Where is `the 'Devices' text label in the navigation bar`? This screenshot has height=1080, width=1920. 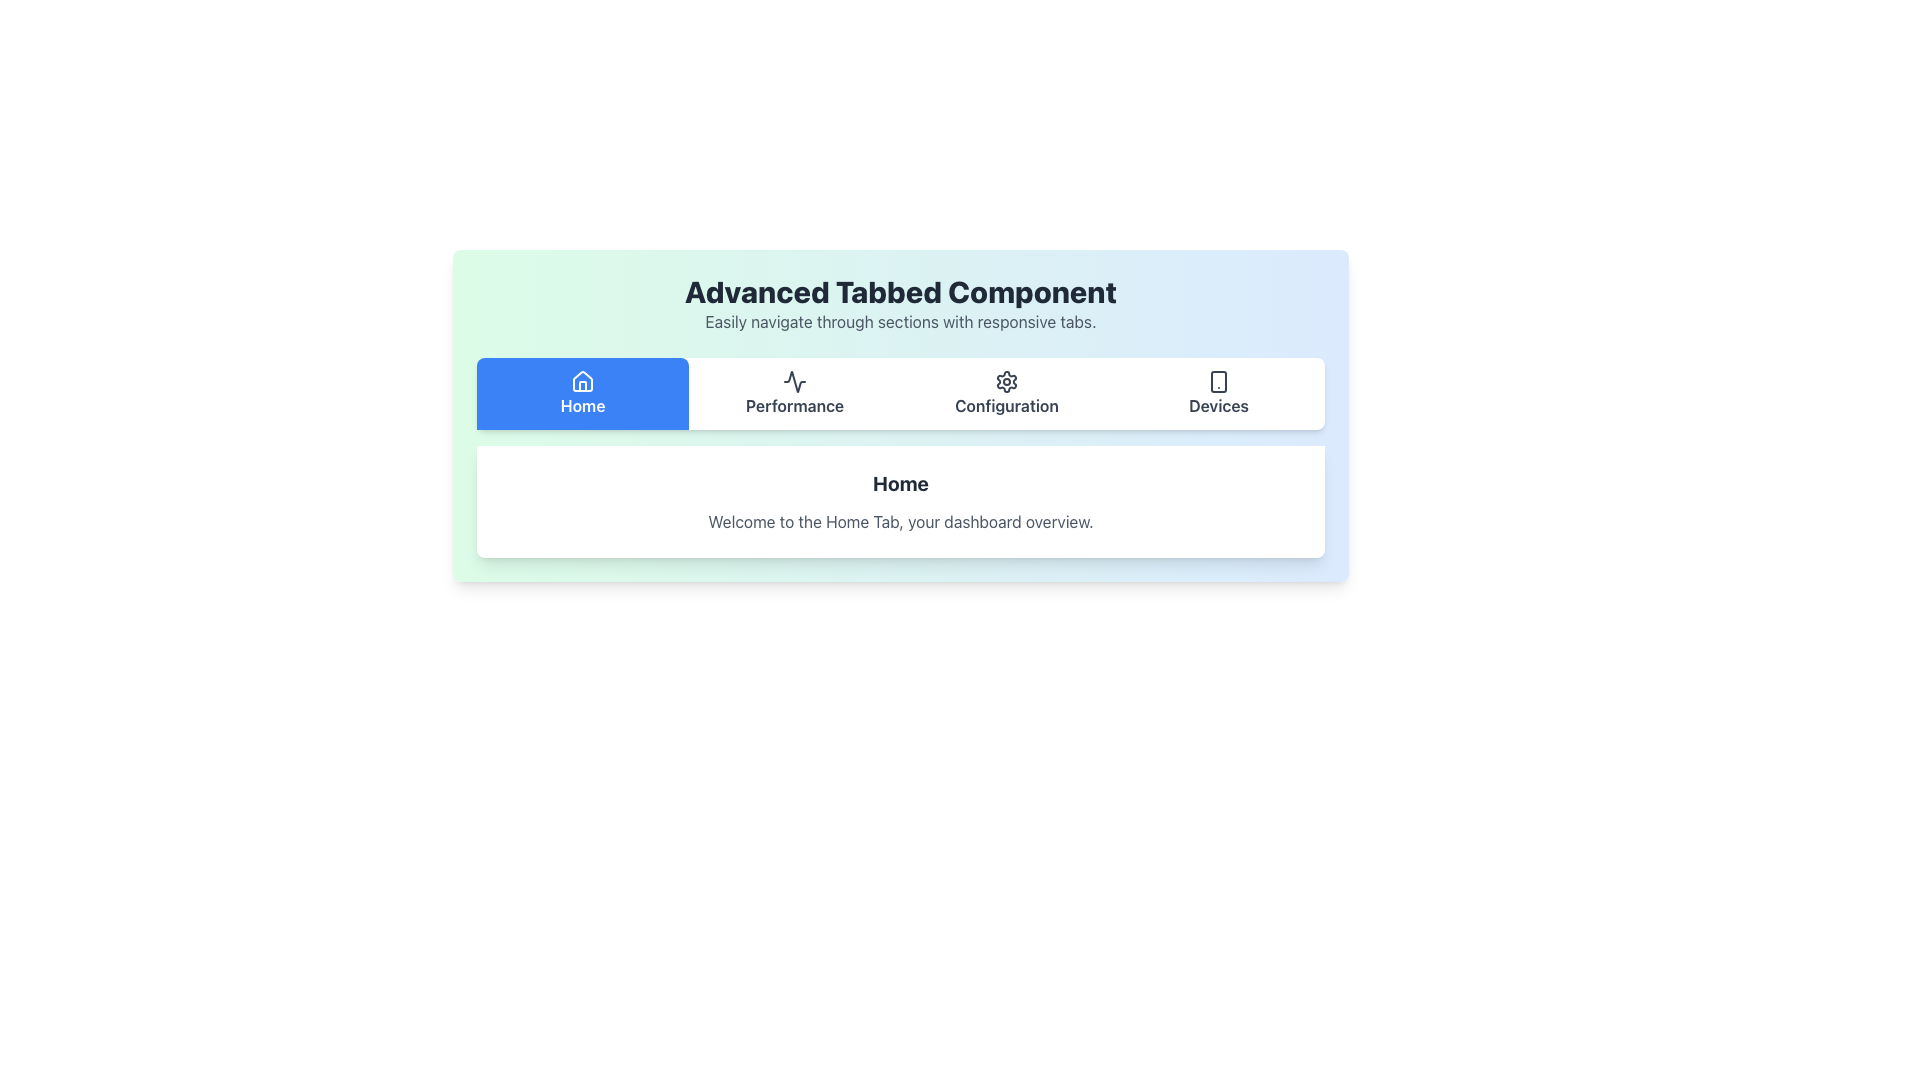 the 'Devices' text label in the navigation bar is located at coordinates (1218, 405).